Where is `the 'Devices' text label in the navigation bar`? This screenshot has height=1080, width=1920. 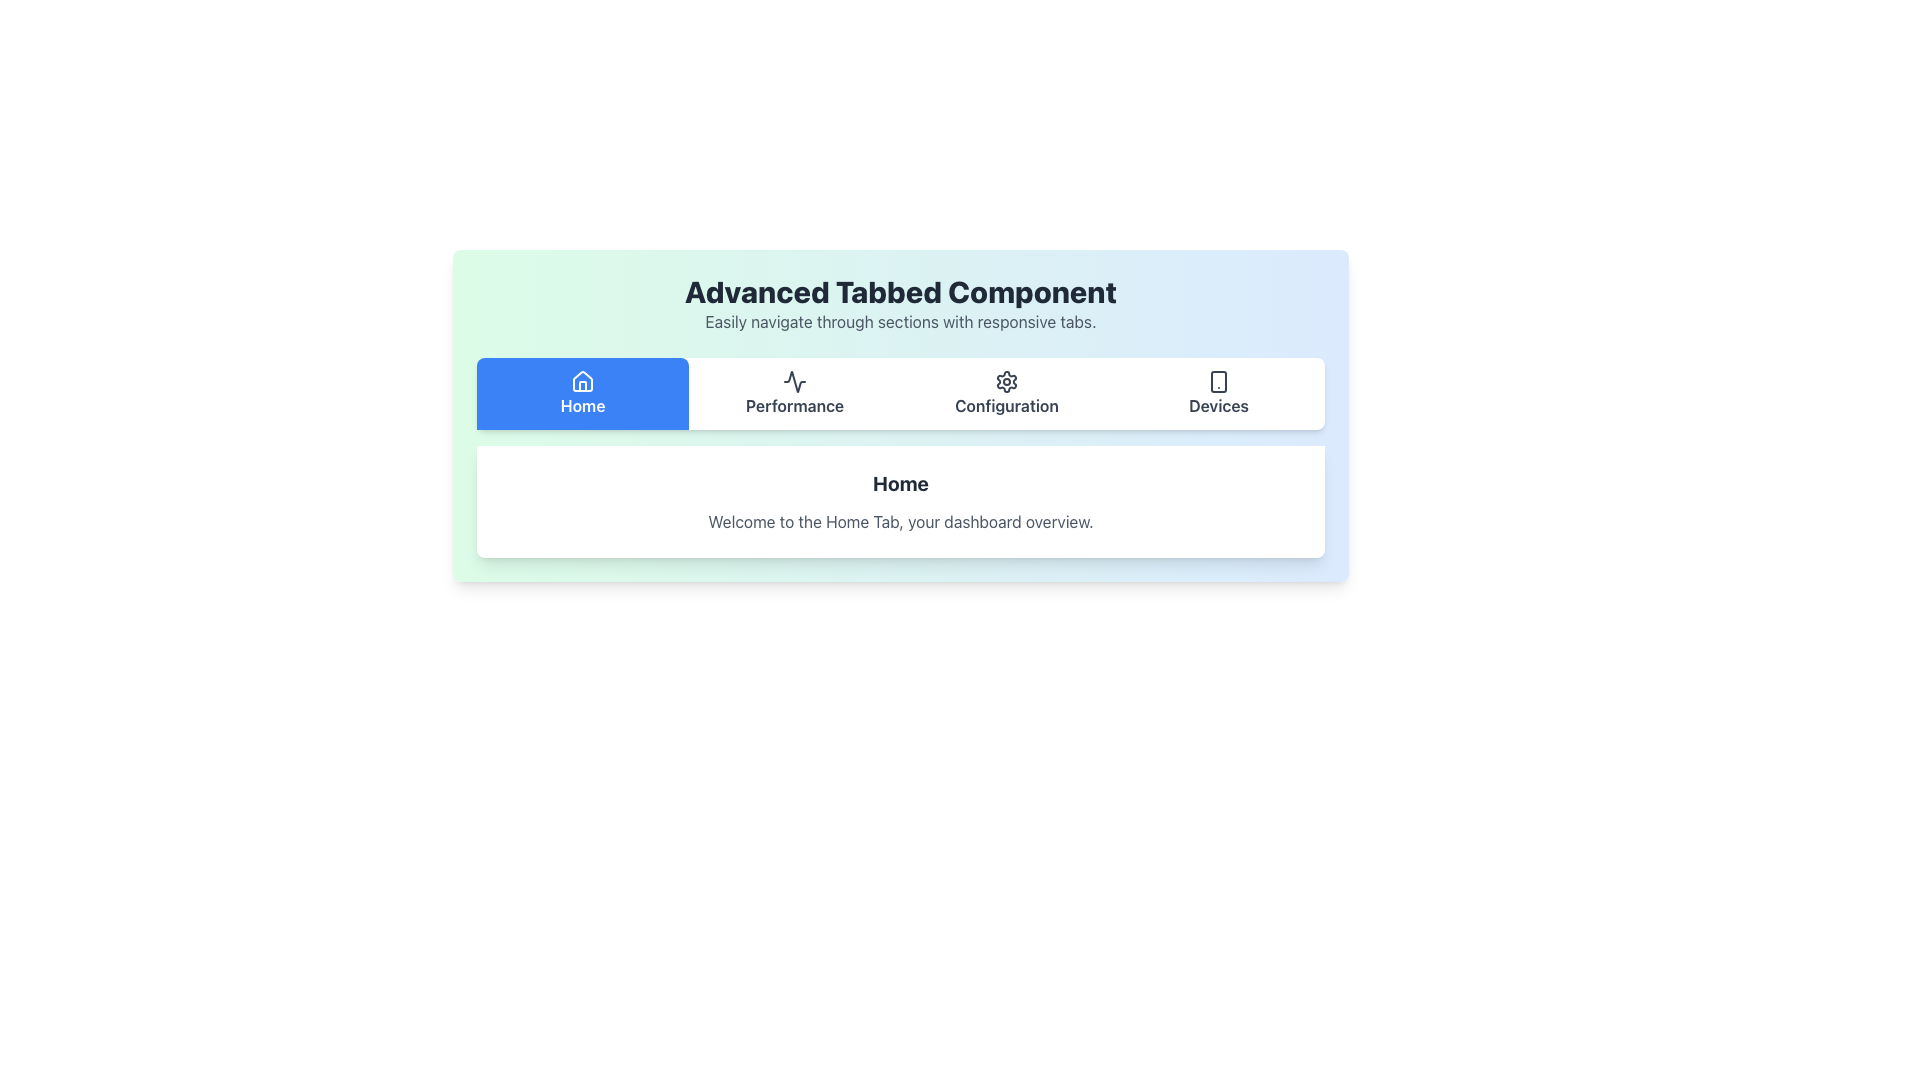 the 'Devices' text label in the navigation bar is located at coordinates (1218, 405).